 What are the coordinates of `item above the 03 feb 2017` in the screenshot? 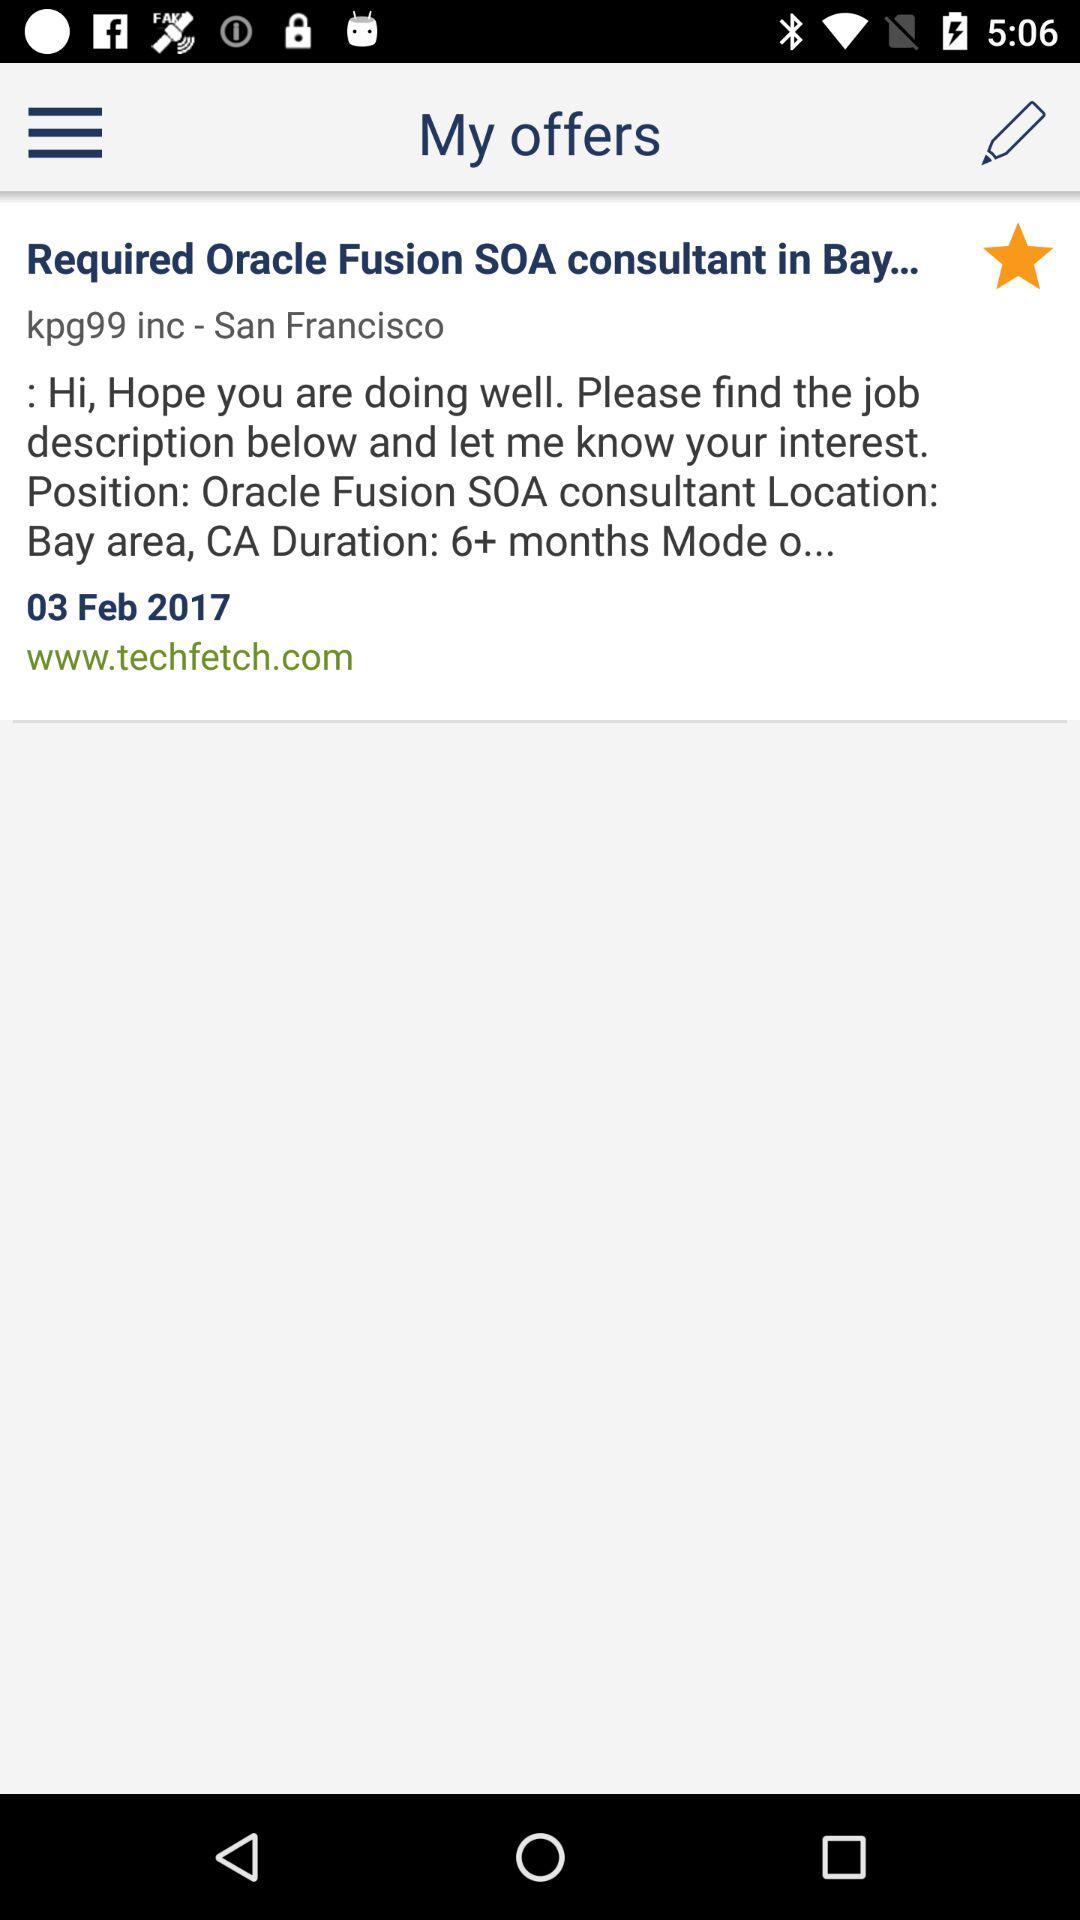 It's located at (519, 464).